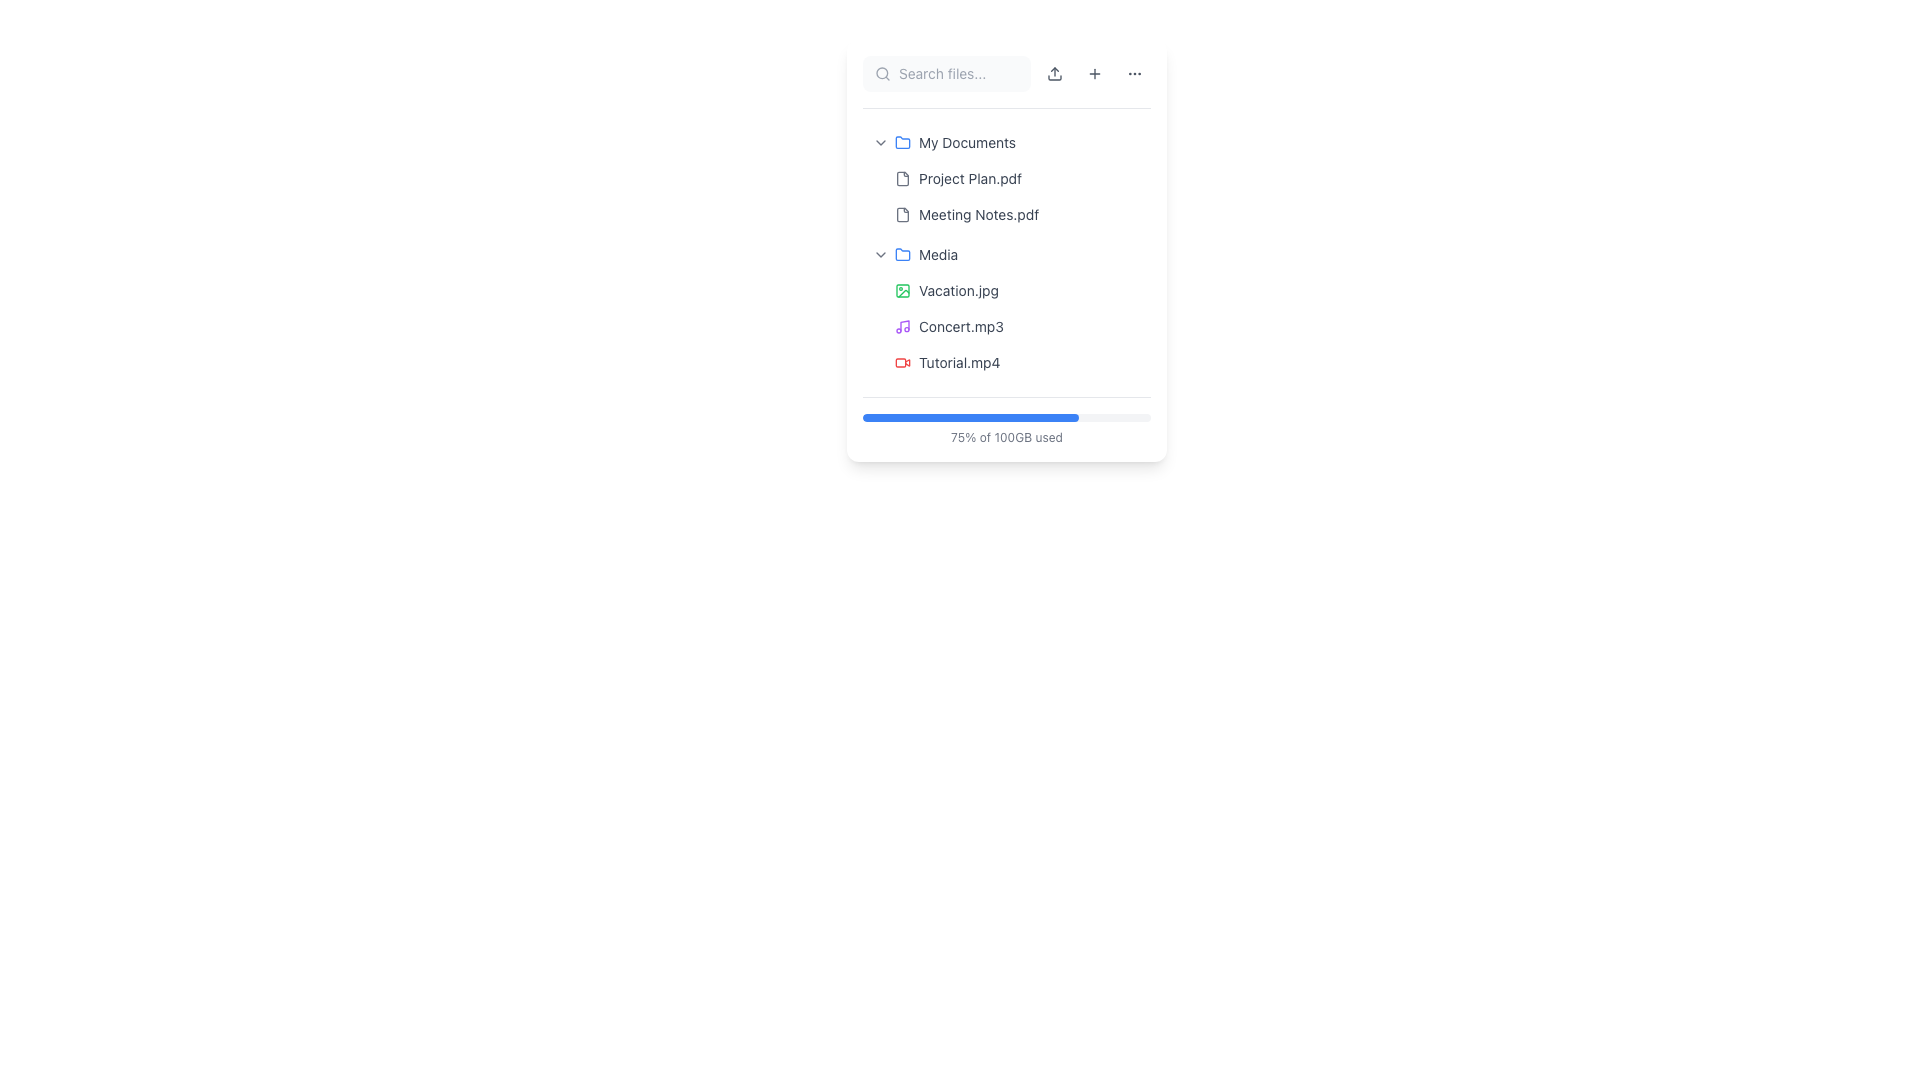  I want to click on the menu trigger icon button located at the top-right corner of the application panel, so click(1134, 72).